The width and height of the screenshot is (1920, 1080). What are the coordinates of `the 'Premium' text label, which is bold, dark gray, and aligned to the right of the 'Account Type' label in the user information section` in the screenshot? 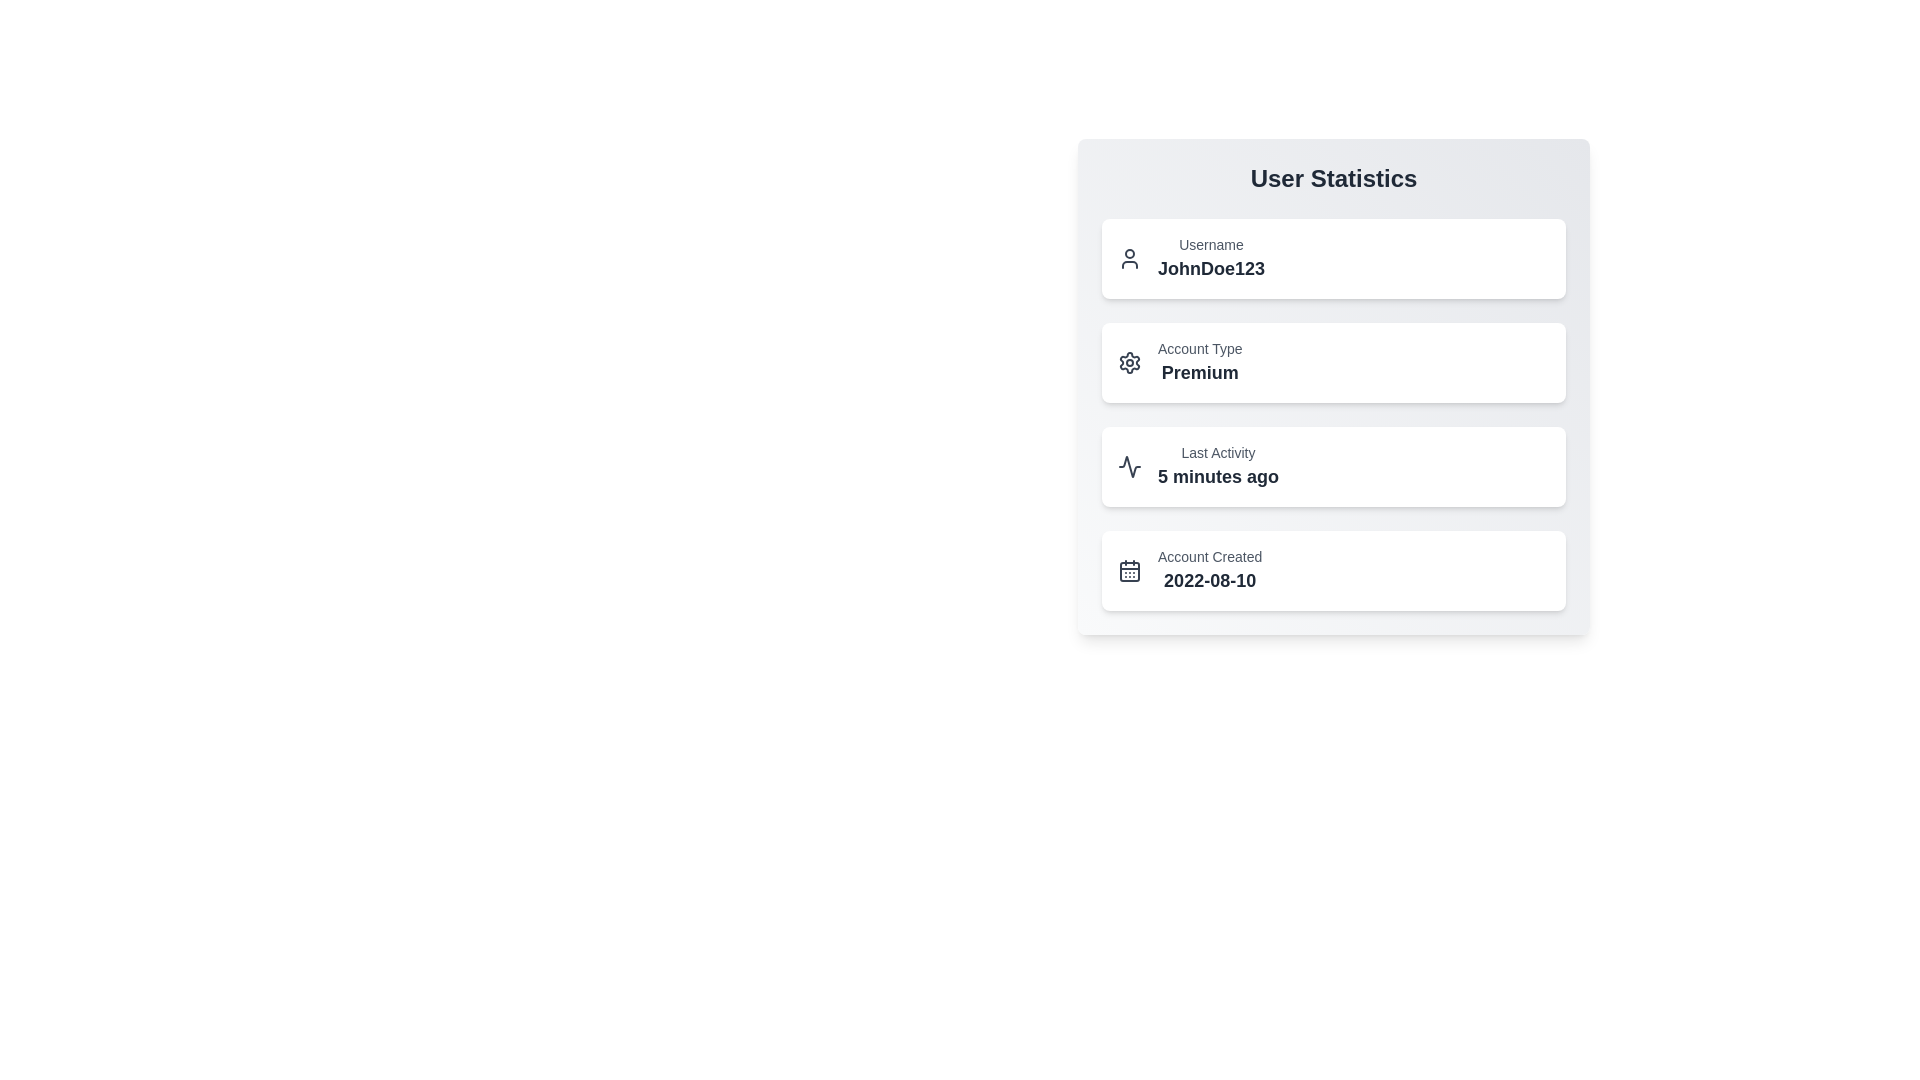 It's located at (1200, 373).